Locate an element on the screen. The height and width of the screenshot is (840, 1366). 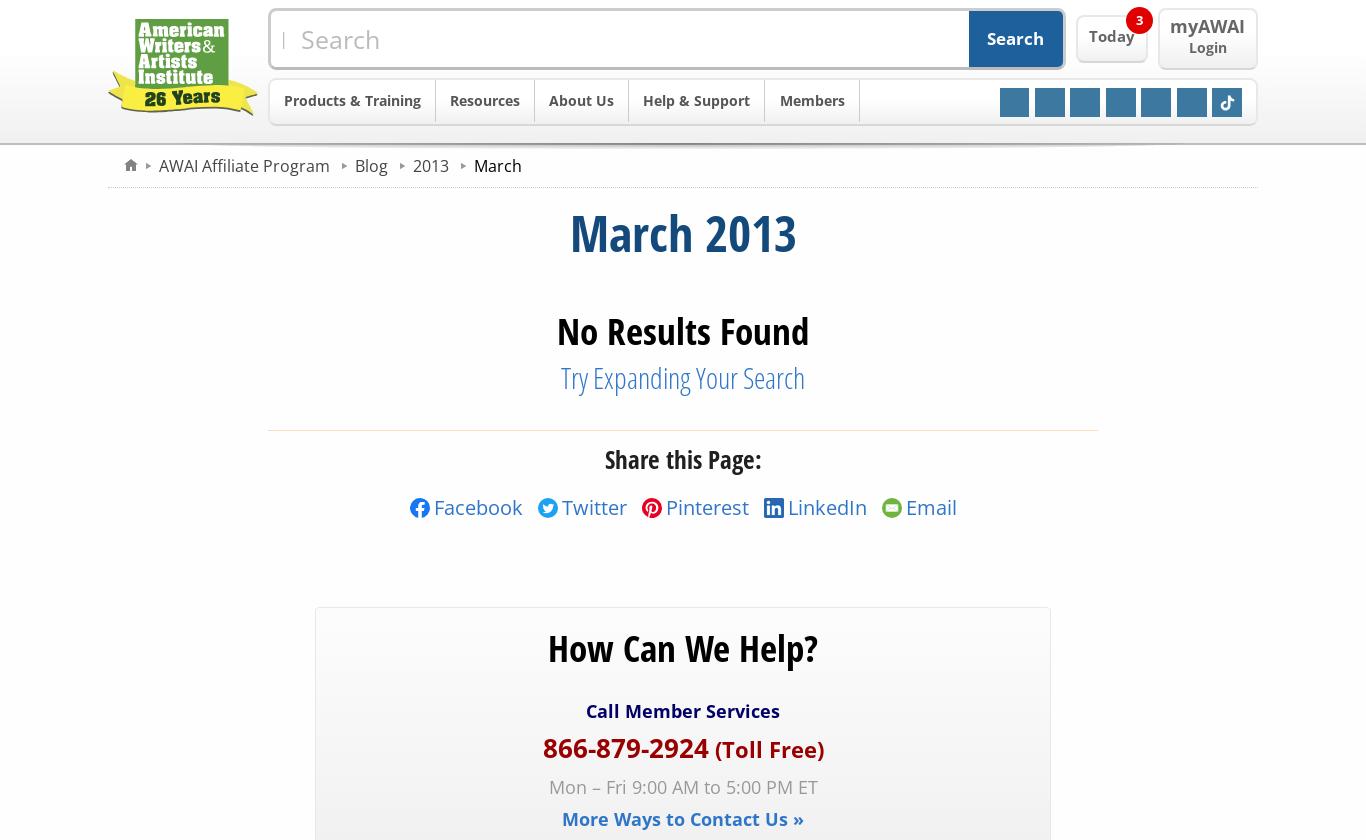
'Resources' is located at coordinates (485, 100).